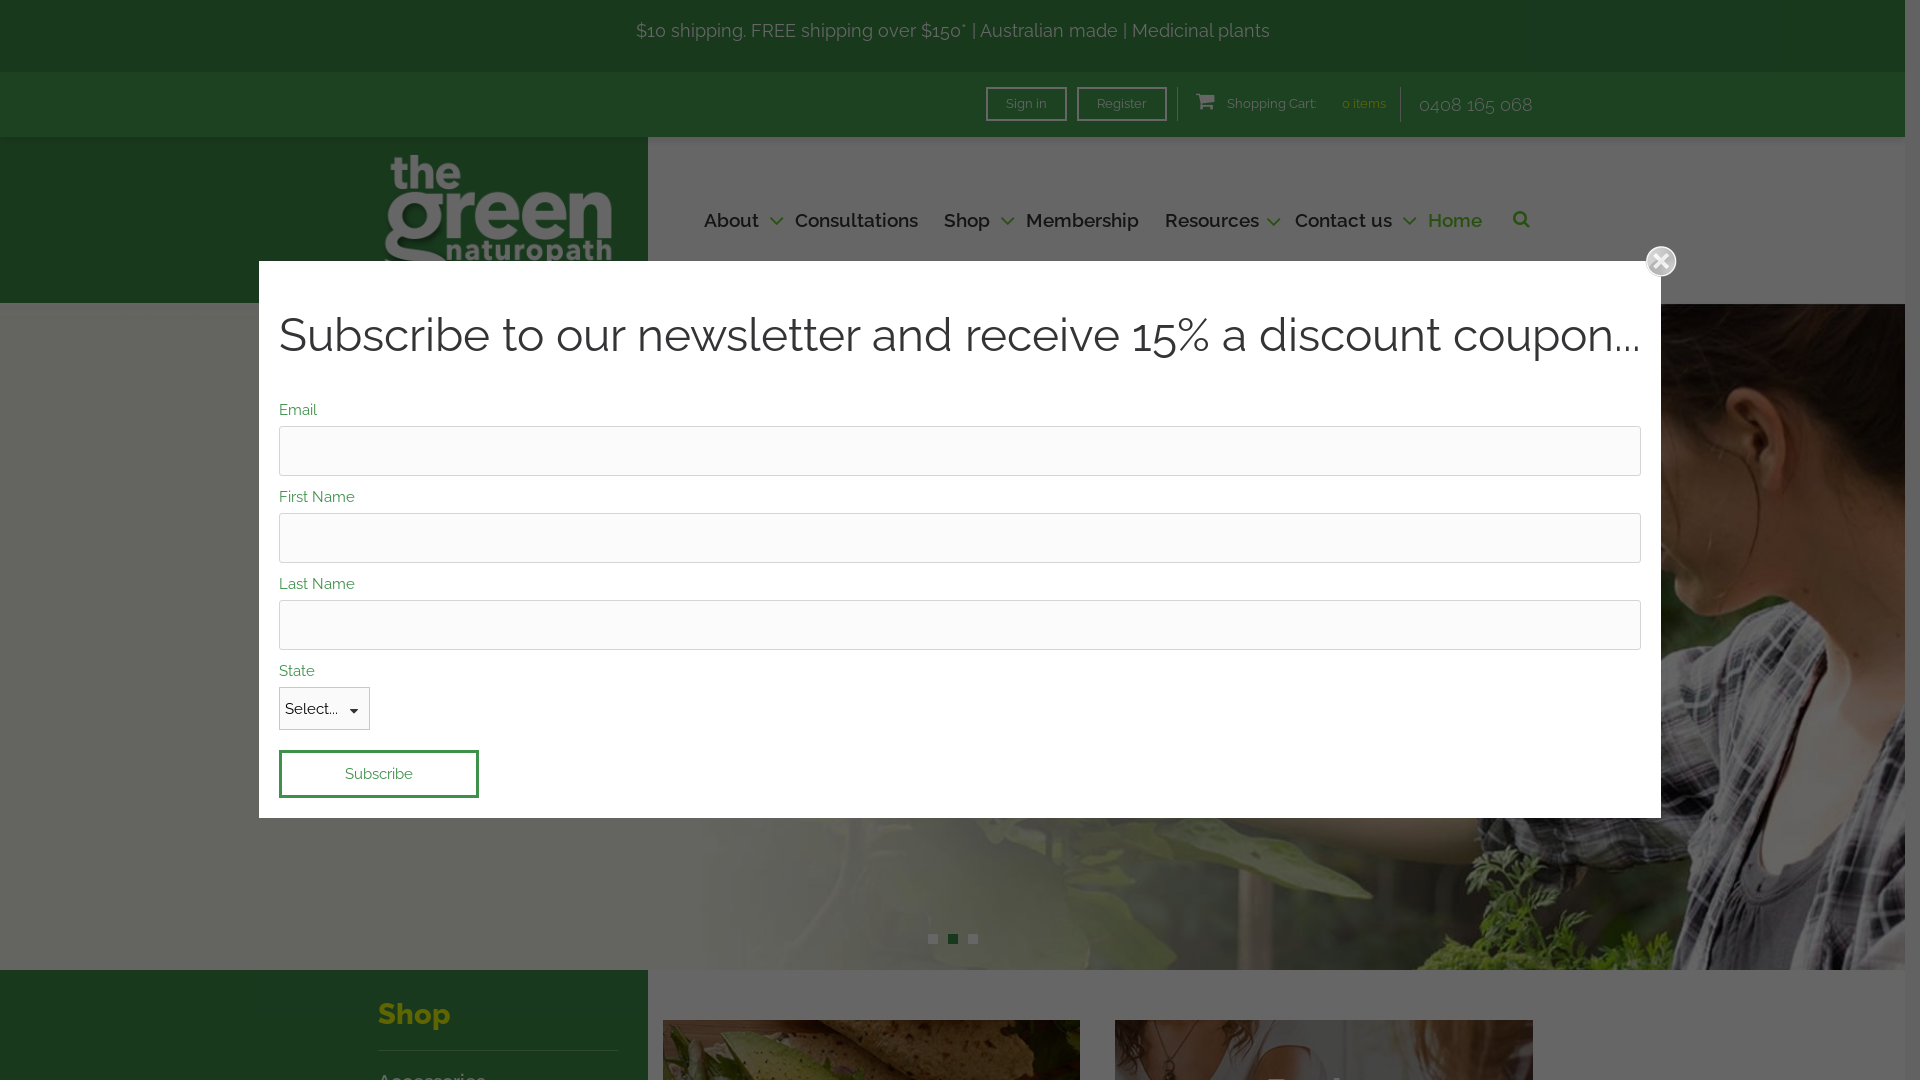 The image size is (1920, 1080). Describe the element at coordinates (1026, 219) in the screenshot. I see `'Membership'` at that location.